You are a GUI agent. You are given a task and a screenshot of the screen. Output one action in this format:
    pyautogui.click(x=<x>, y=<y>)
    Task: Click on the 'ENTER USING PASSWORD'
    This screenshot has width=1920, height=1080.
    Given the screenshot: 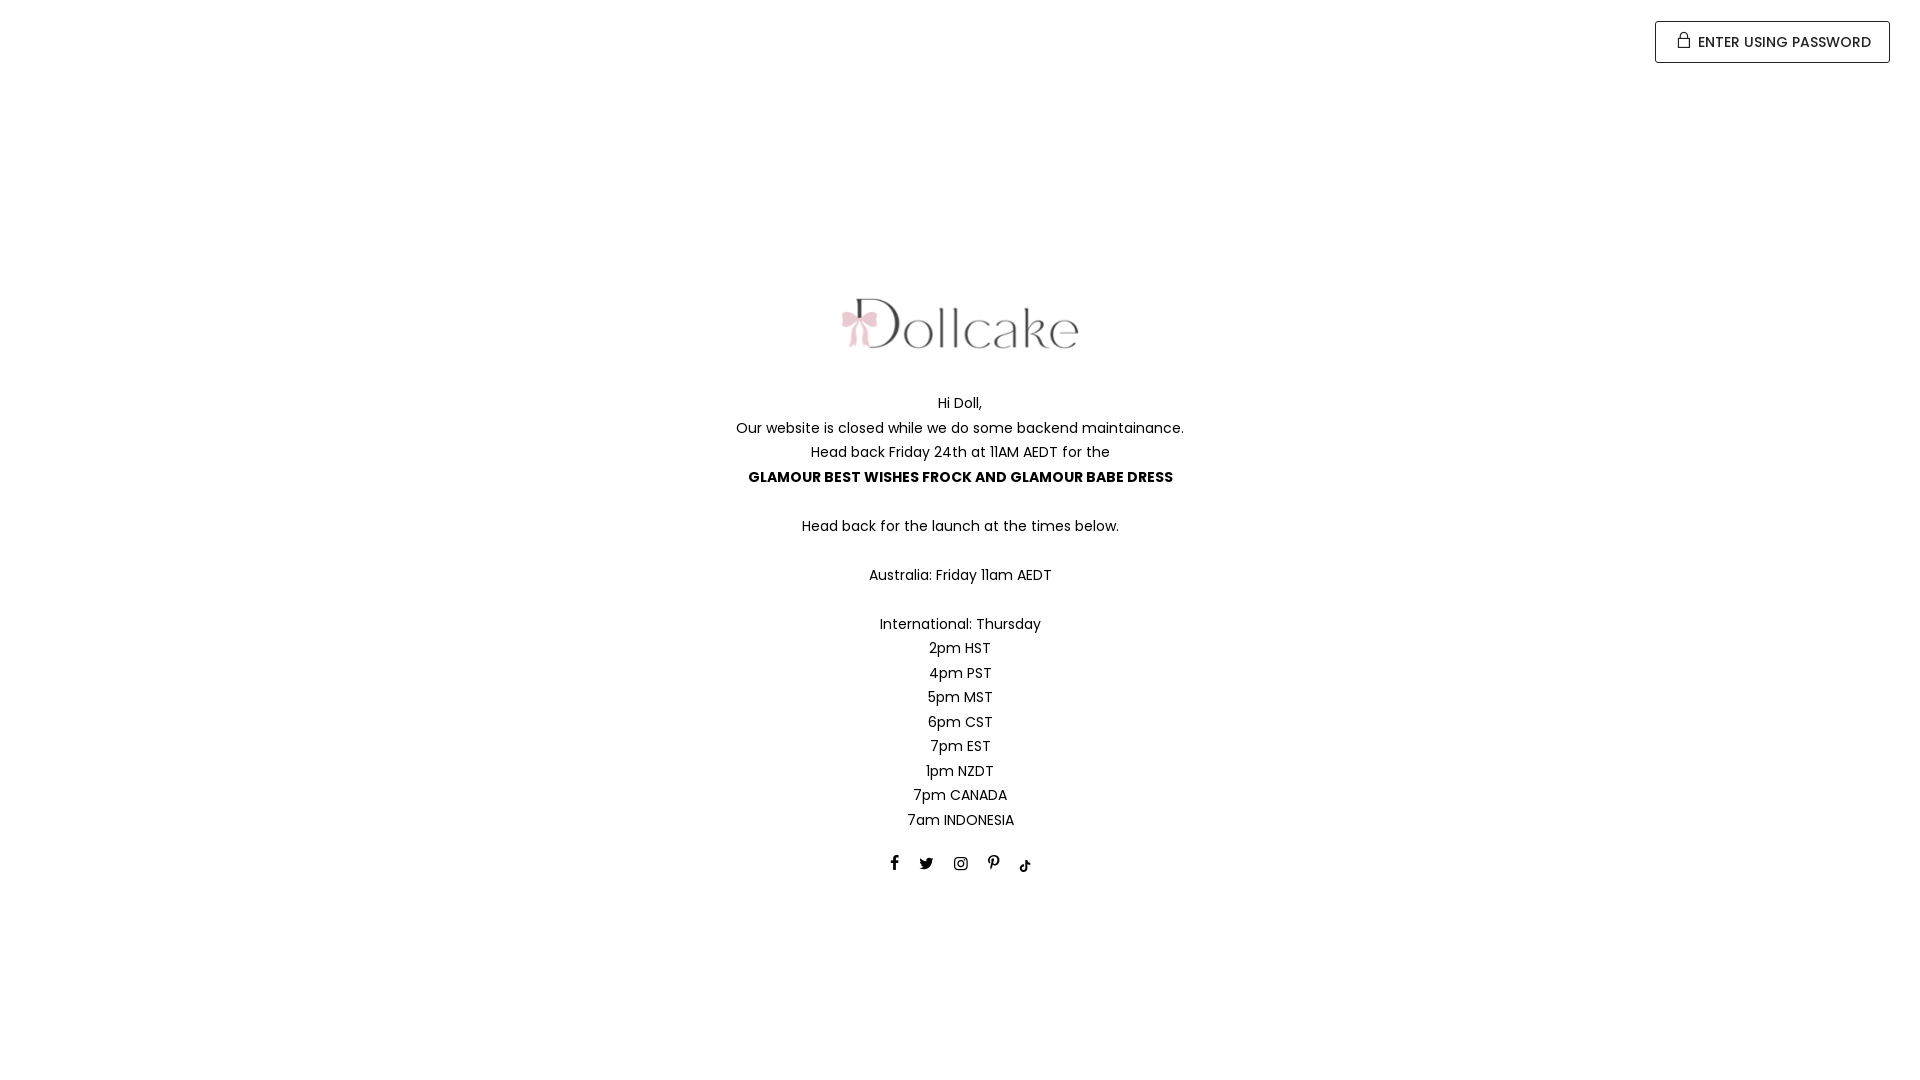 What is the action you would take?
    pyautogui.click(x=1772, y=42)
    